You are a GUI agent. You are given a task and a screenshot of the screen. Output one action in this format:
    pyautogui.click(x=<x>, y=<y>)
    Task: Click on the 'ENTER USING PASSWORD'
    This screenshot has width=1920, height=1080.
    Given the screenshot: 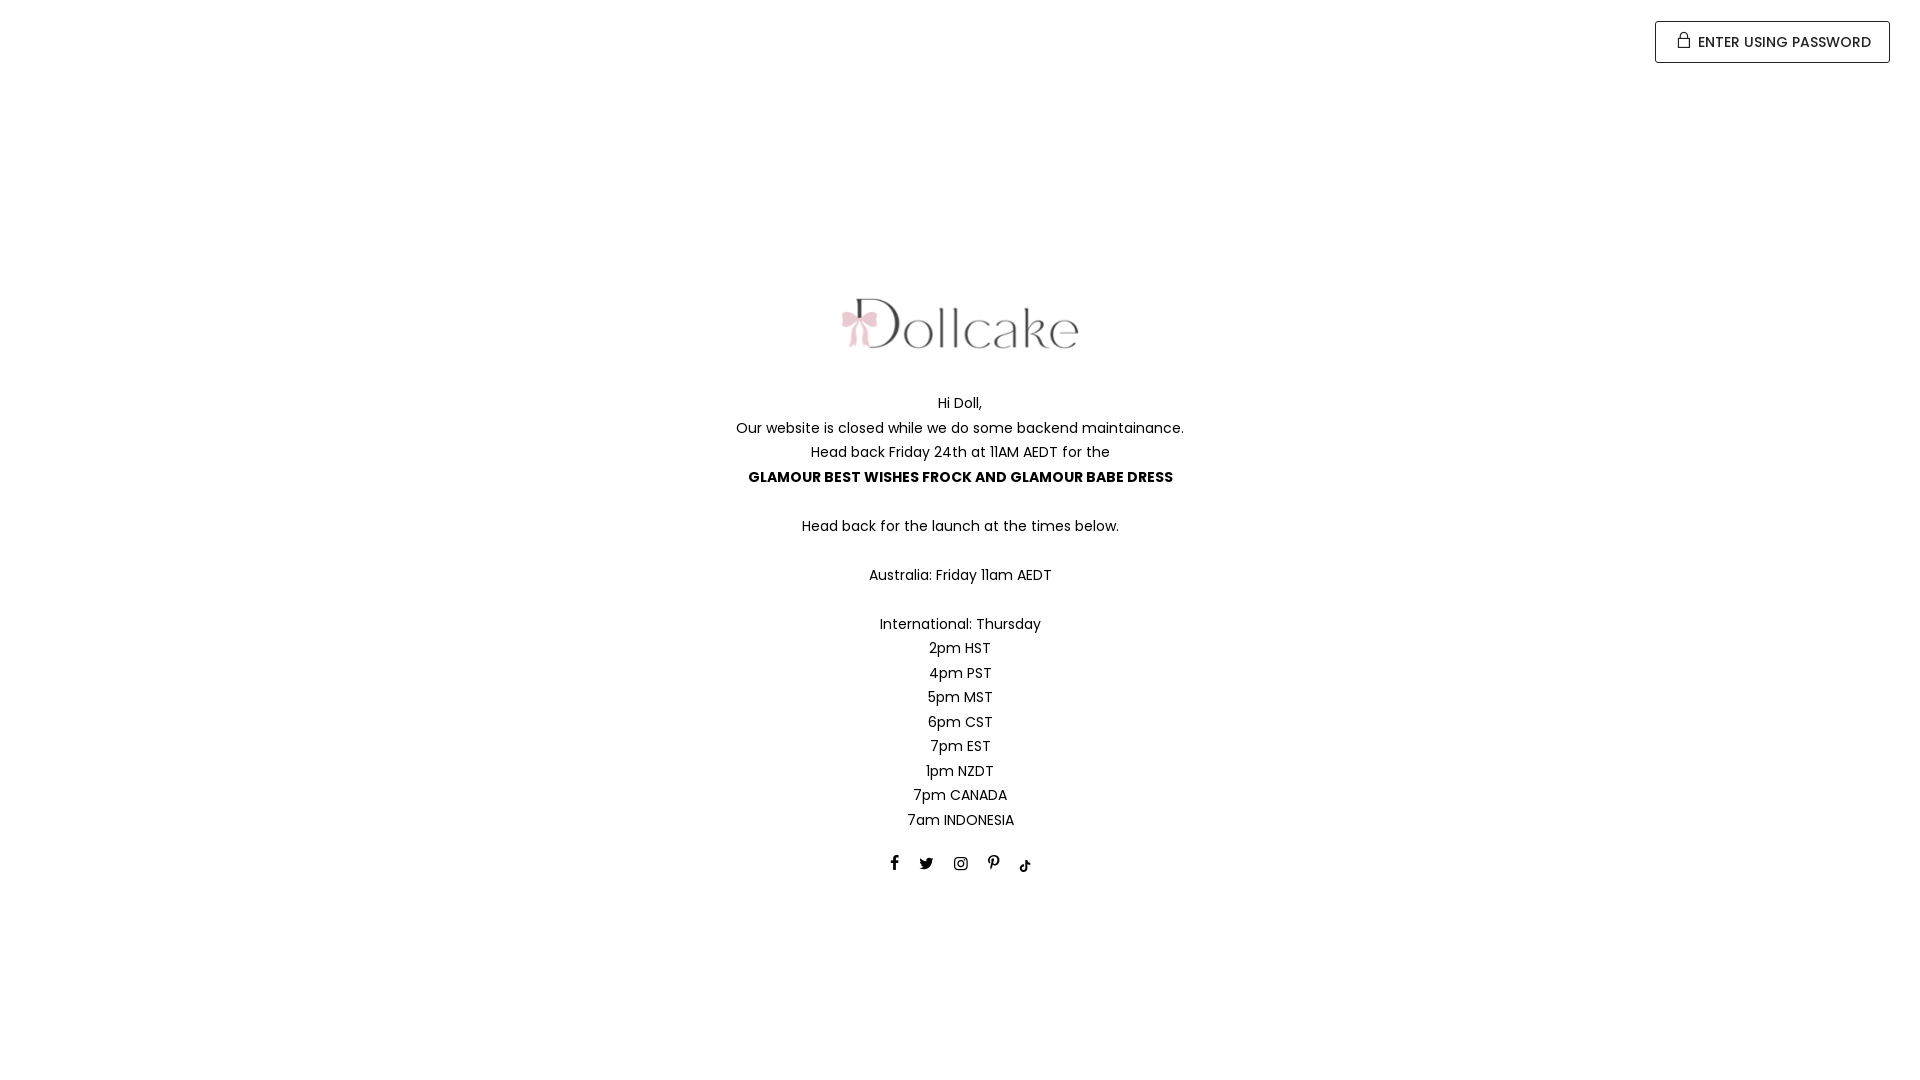 What is the action you would take?
    pyautogui.click(x=1772, y=42)
    